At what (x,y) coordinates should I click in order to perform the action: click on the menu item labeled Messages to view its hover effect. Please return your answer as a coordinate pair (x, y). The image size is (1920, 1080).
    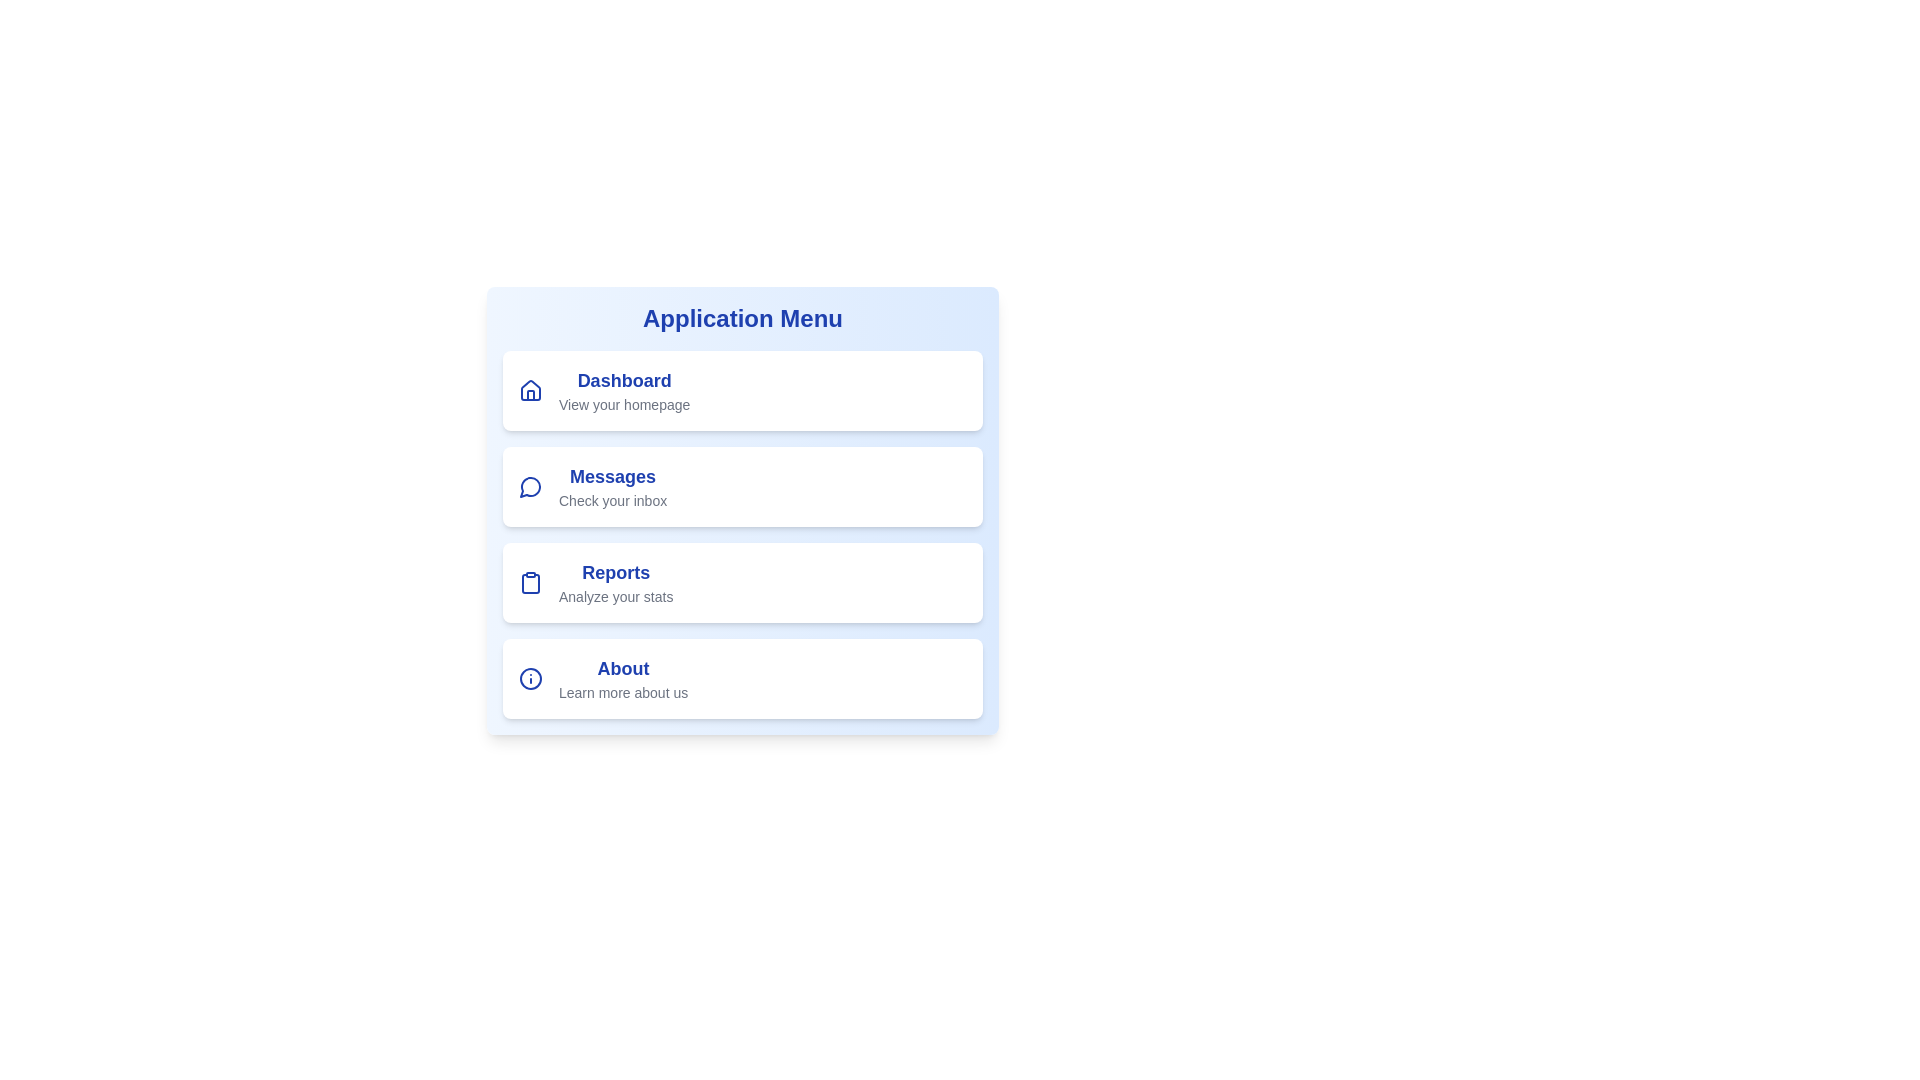
    Looking at the image, I should click on (742, 486).